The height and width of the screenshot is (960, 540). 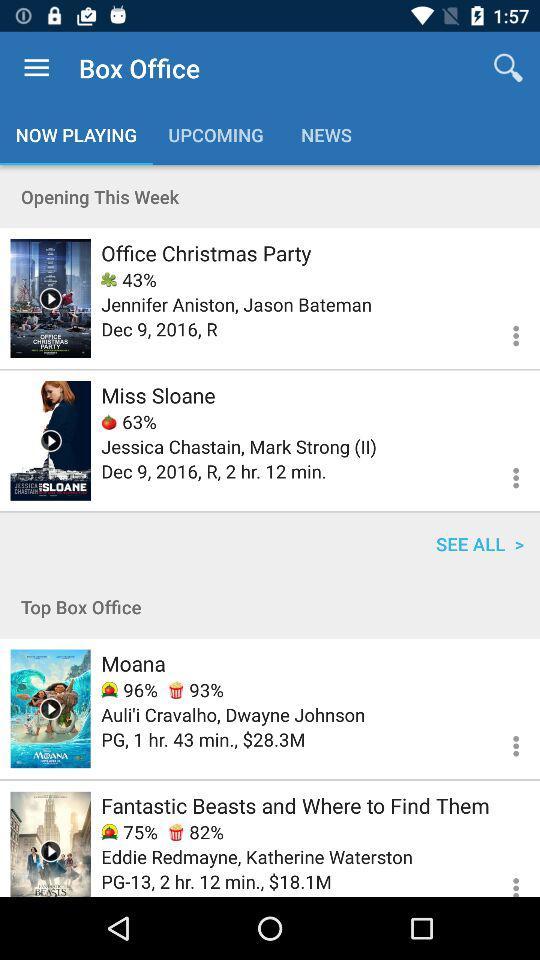 I want to click on press to play, so click(x=50, y=708).